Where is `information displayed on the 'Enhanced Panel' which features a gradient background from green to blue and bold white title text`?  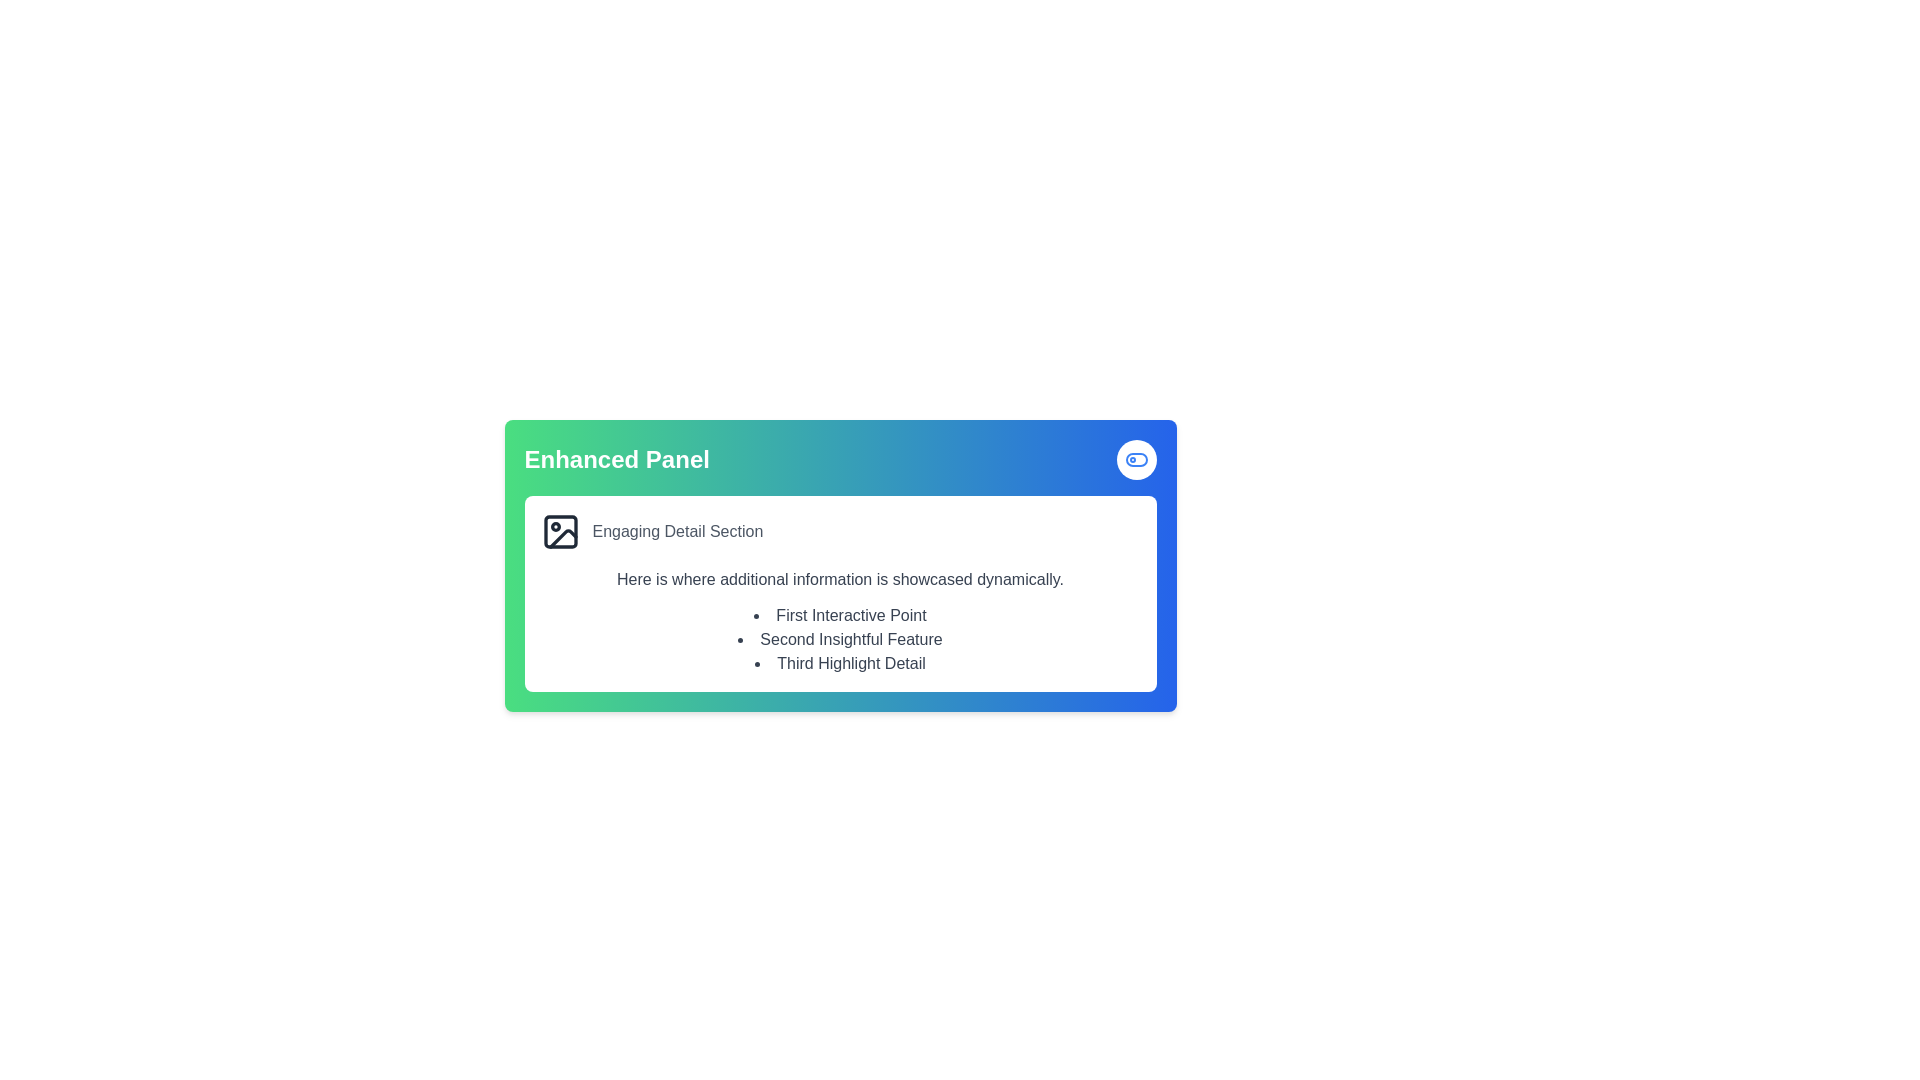
information displayed on the 'Enhanced Panel' which features a gradient background from green to blue and bold white title text is located at coordinates (840, 566).